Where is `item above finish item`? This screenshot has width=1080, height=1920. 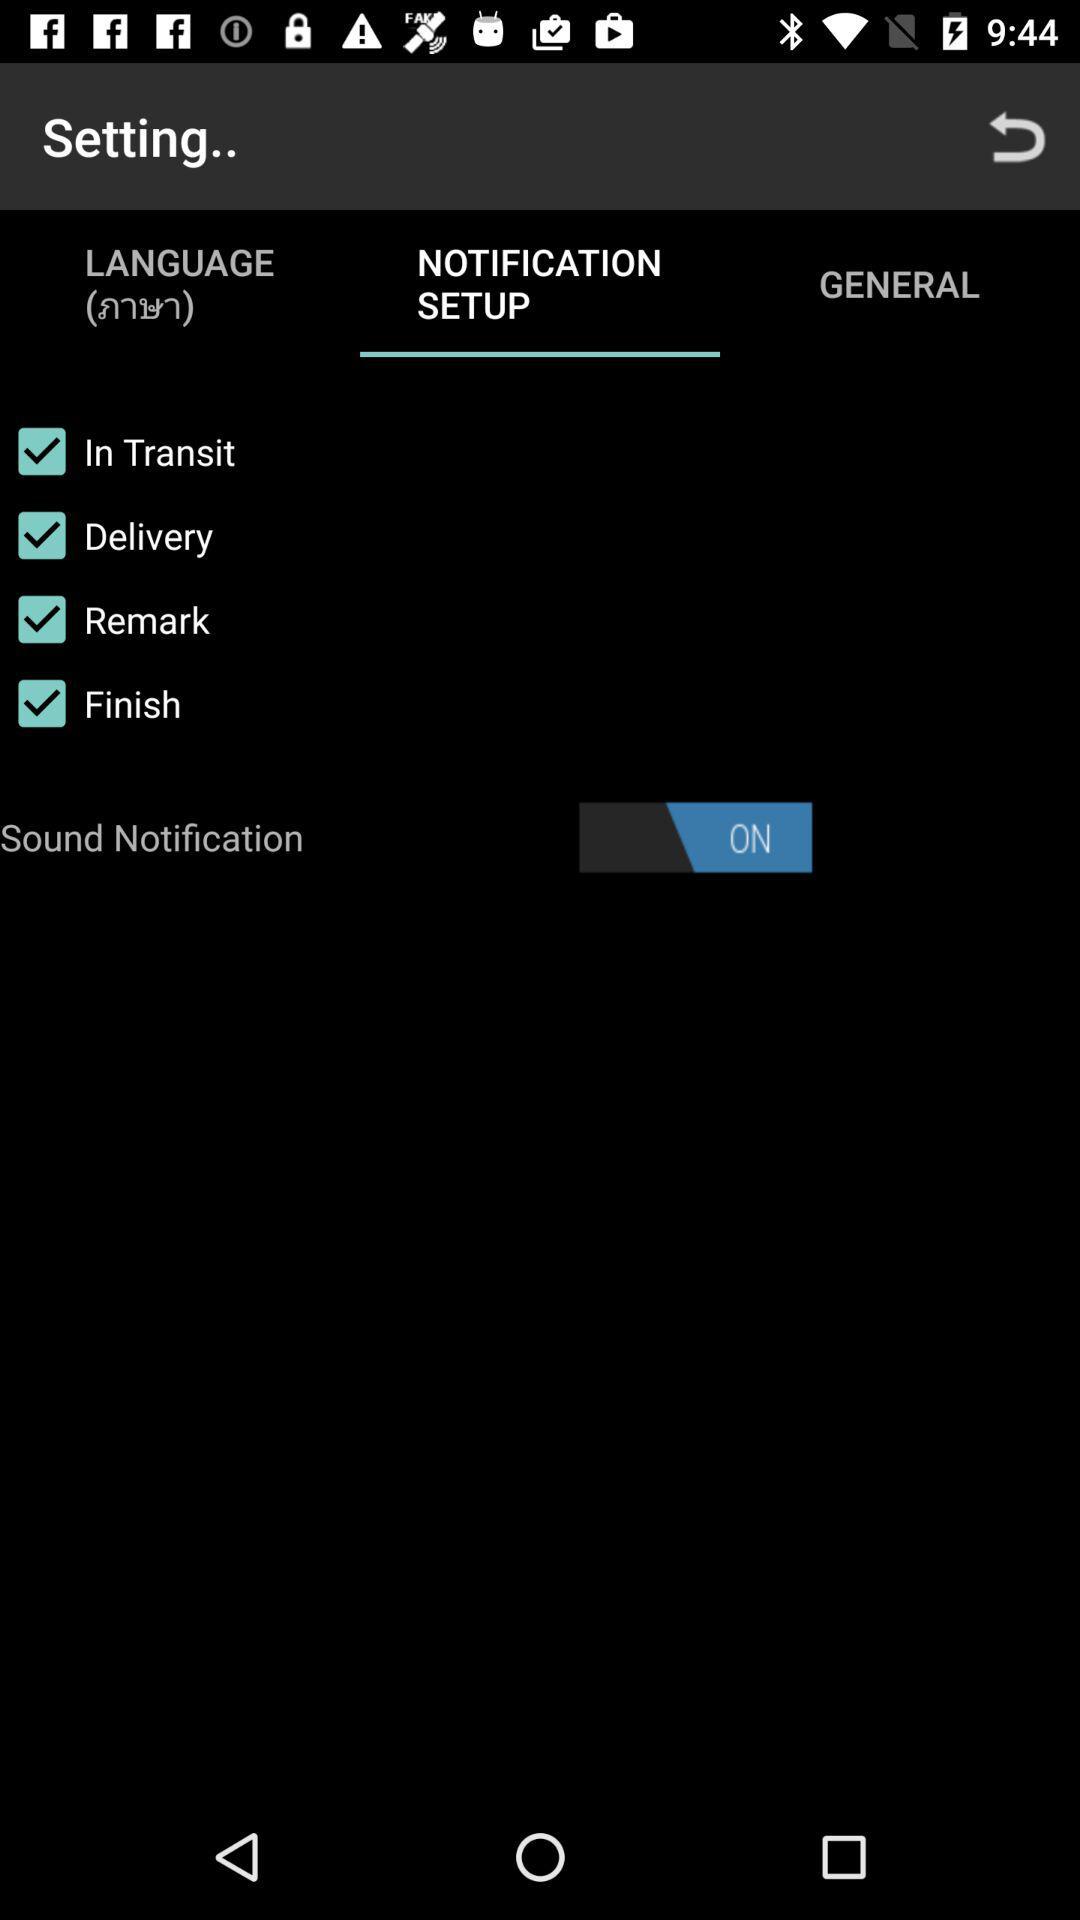 item above finish item is located at coordinates (104, 618).